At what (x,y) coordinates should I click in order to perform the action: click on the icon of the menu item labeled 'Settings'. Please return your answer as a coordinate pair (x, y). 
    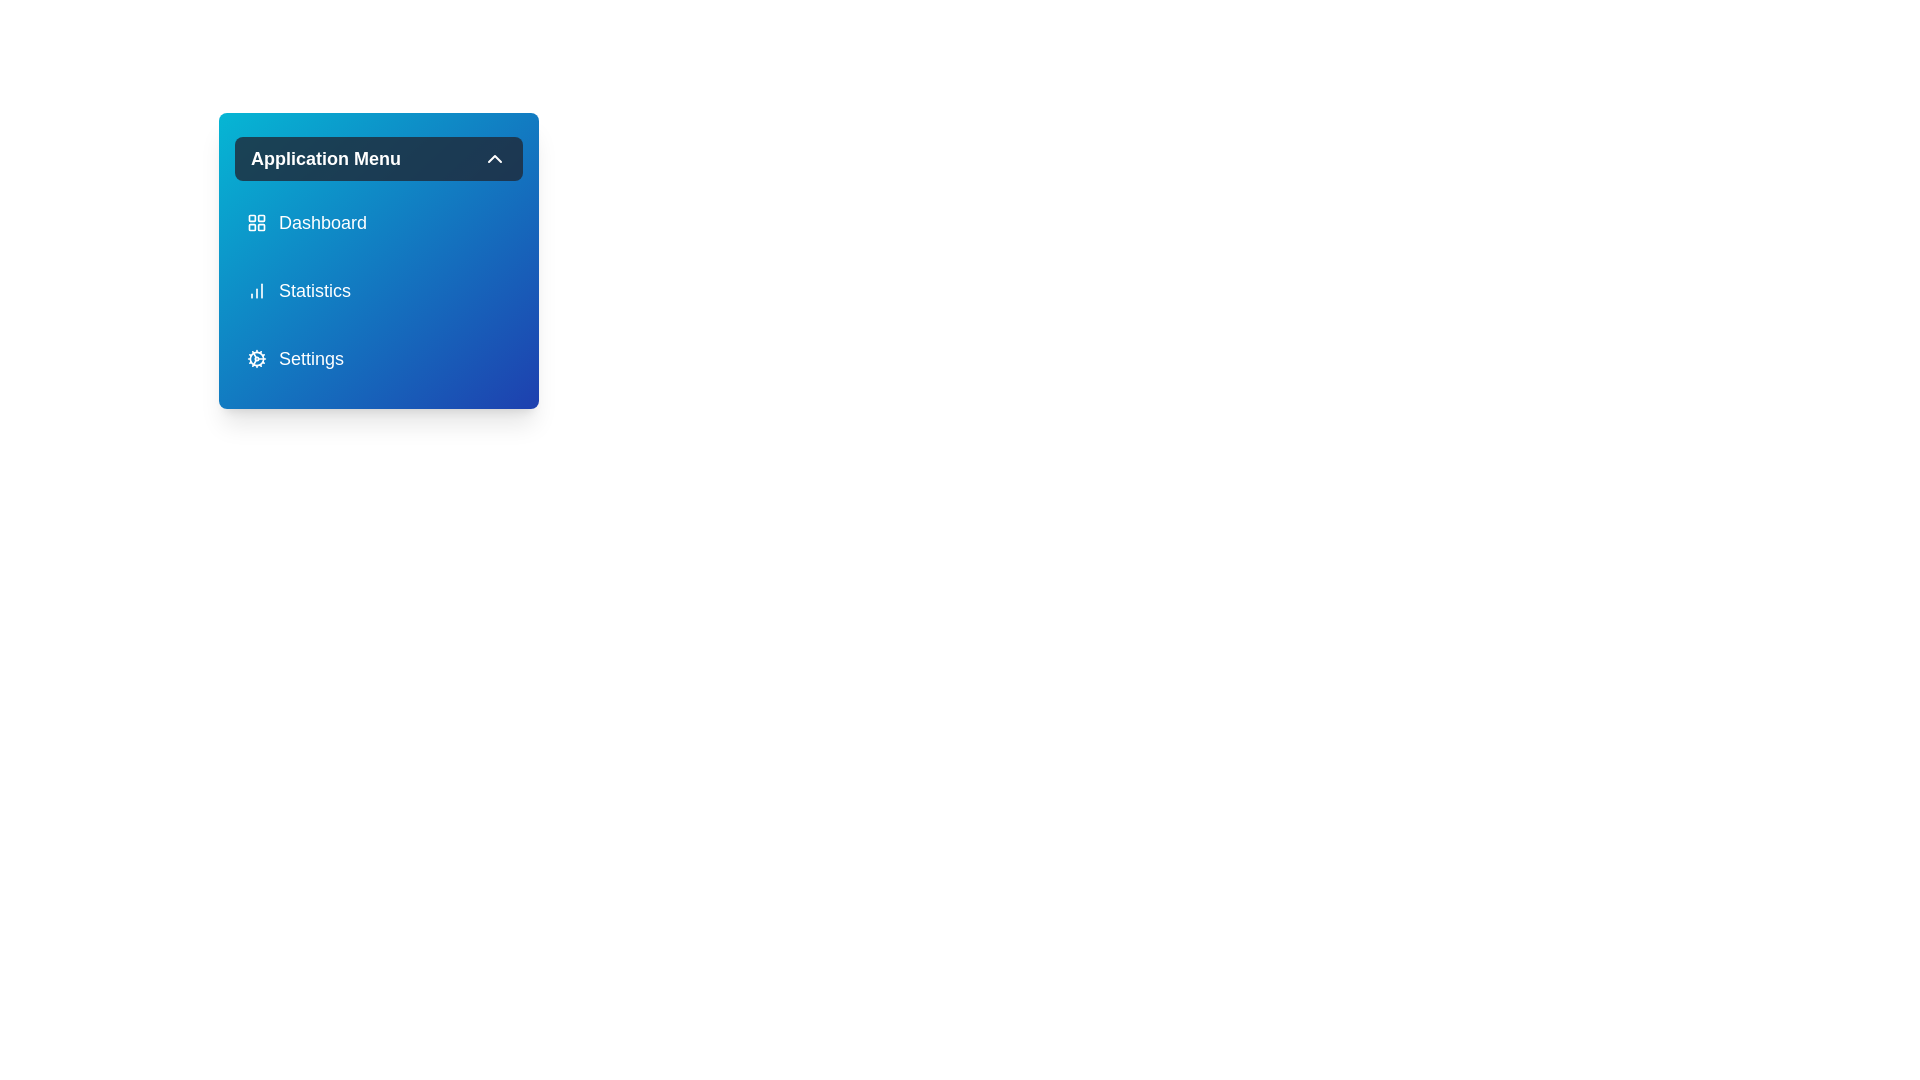
    Looking at the image, I should click on (256, 357).